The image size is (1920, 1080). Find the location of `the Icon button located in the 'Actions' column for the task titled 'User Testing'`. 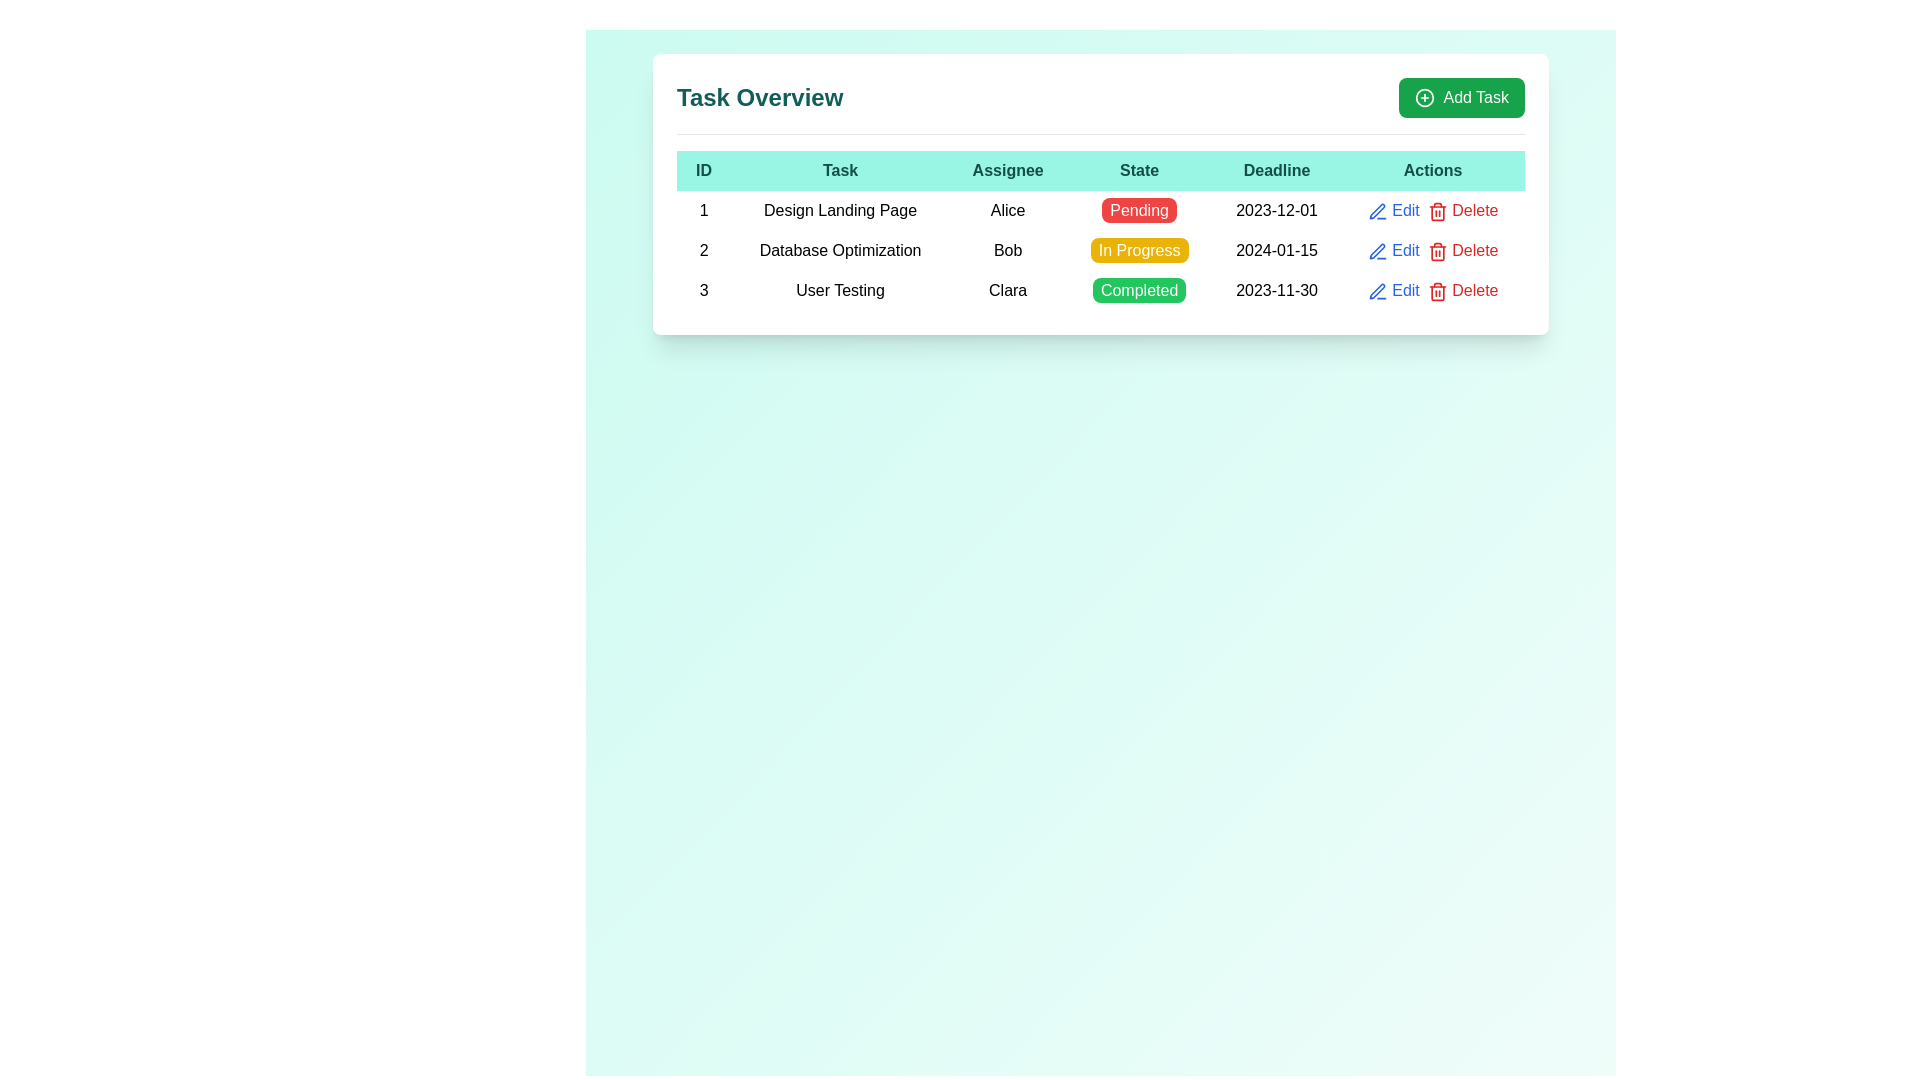

the Icon button located in the 'Actions' column for the task titled 'User Testing' is located at coordinates (1376, 291).